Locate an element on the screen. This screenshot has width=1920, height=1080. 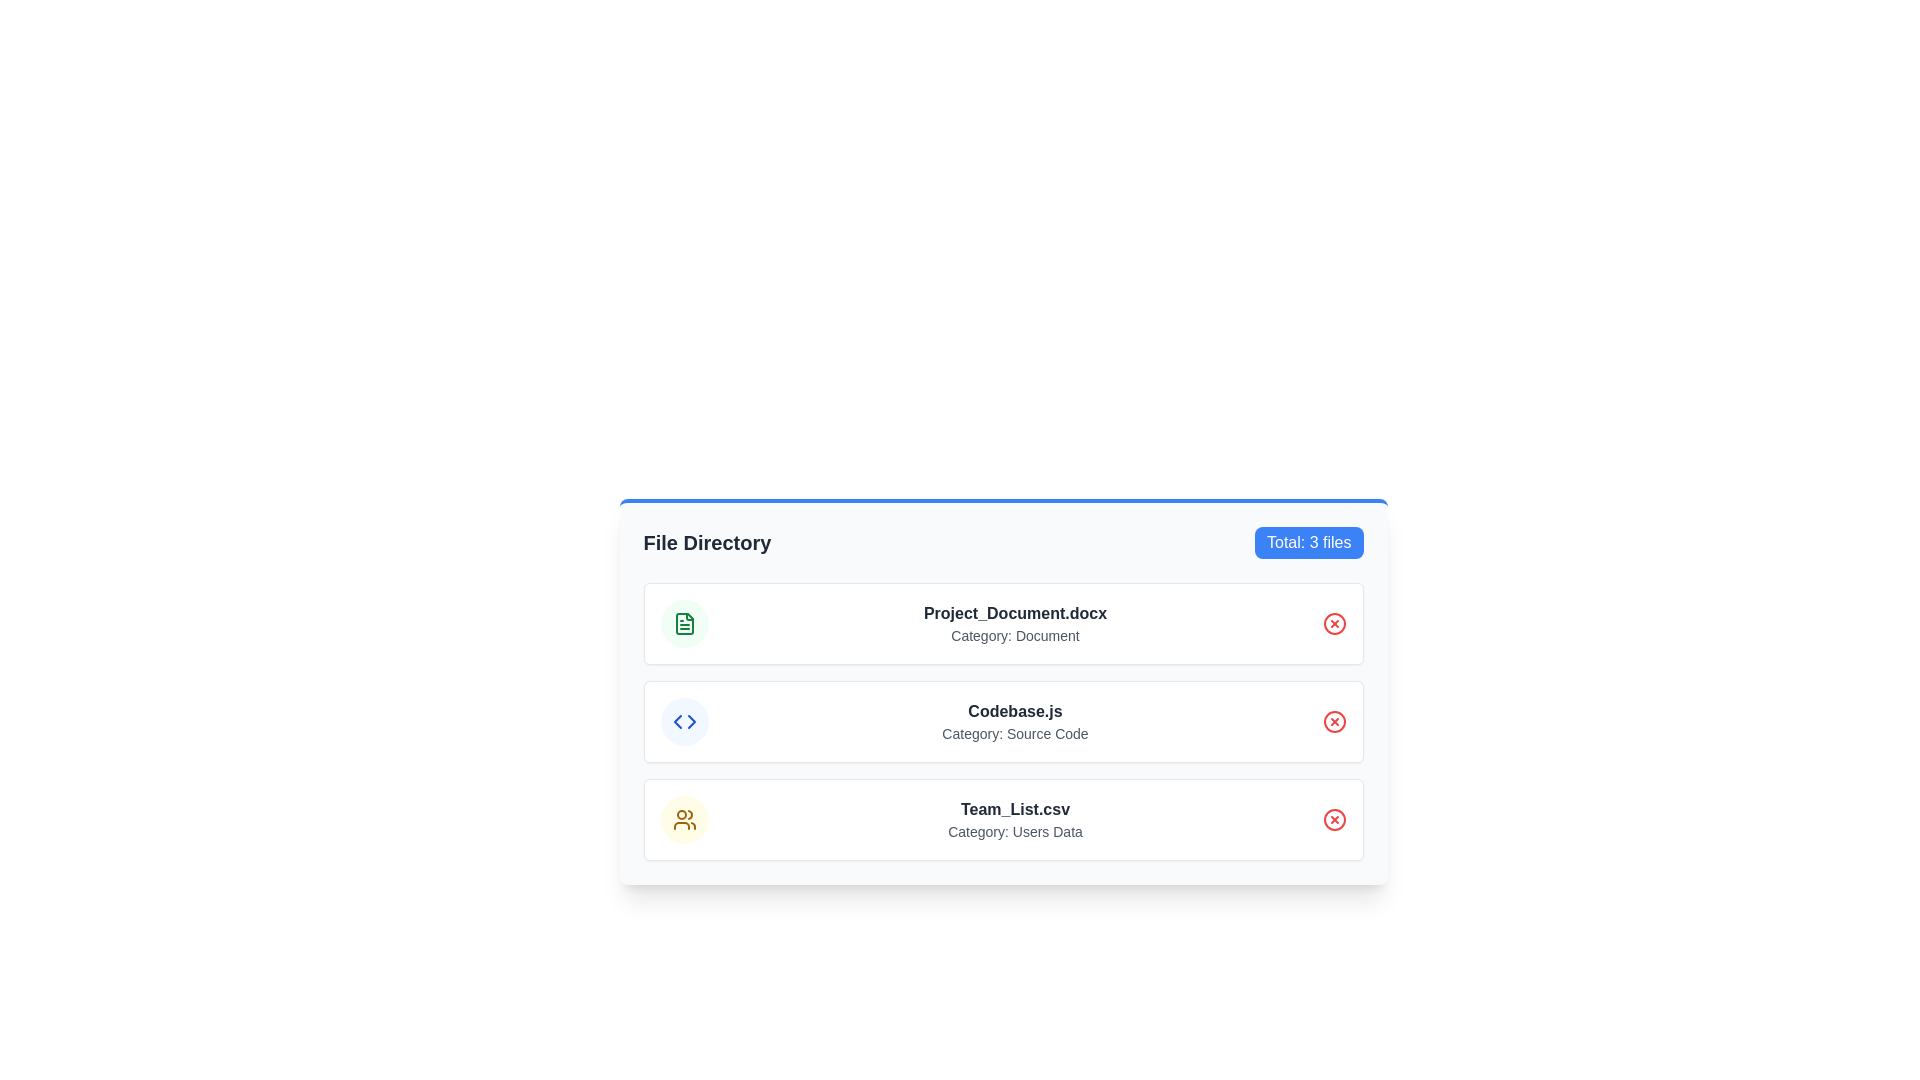
the label containing the title 'Project_Document.docx' and the description 'Category: Document' is located at coordinates (1015, 623).